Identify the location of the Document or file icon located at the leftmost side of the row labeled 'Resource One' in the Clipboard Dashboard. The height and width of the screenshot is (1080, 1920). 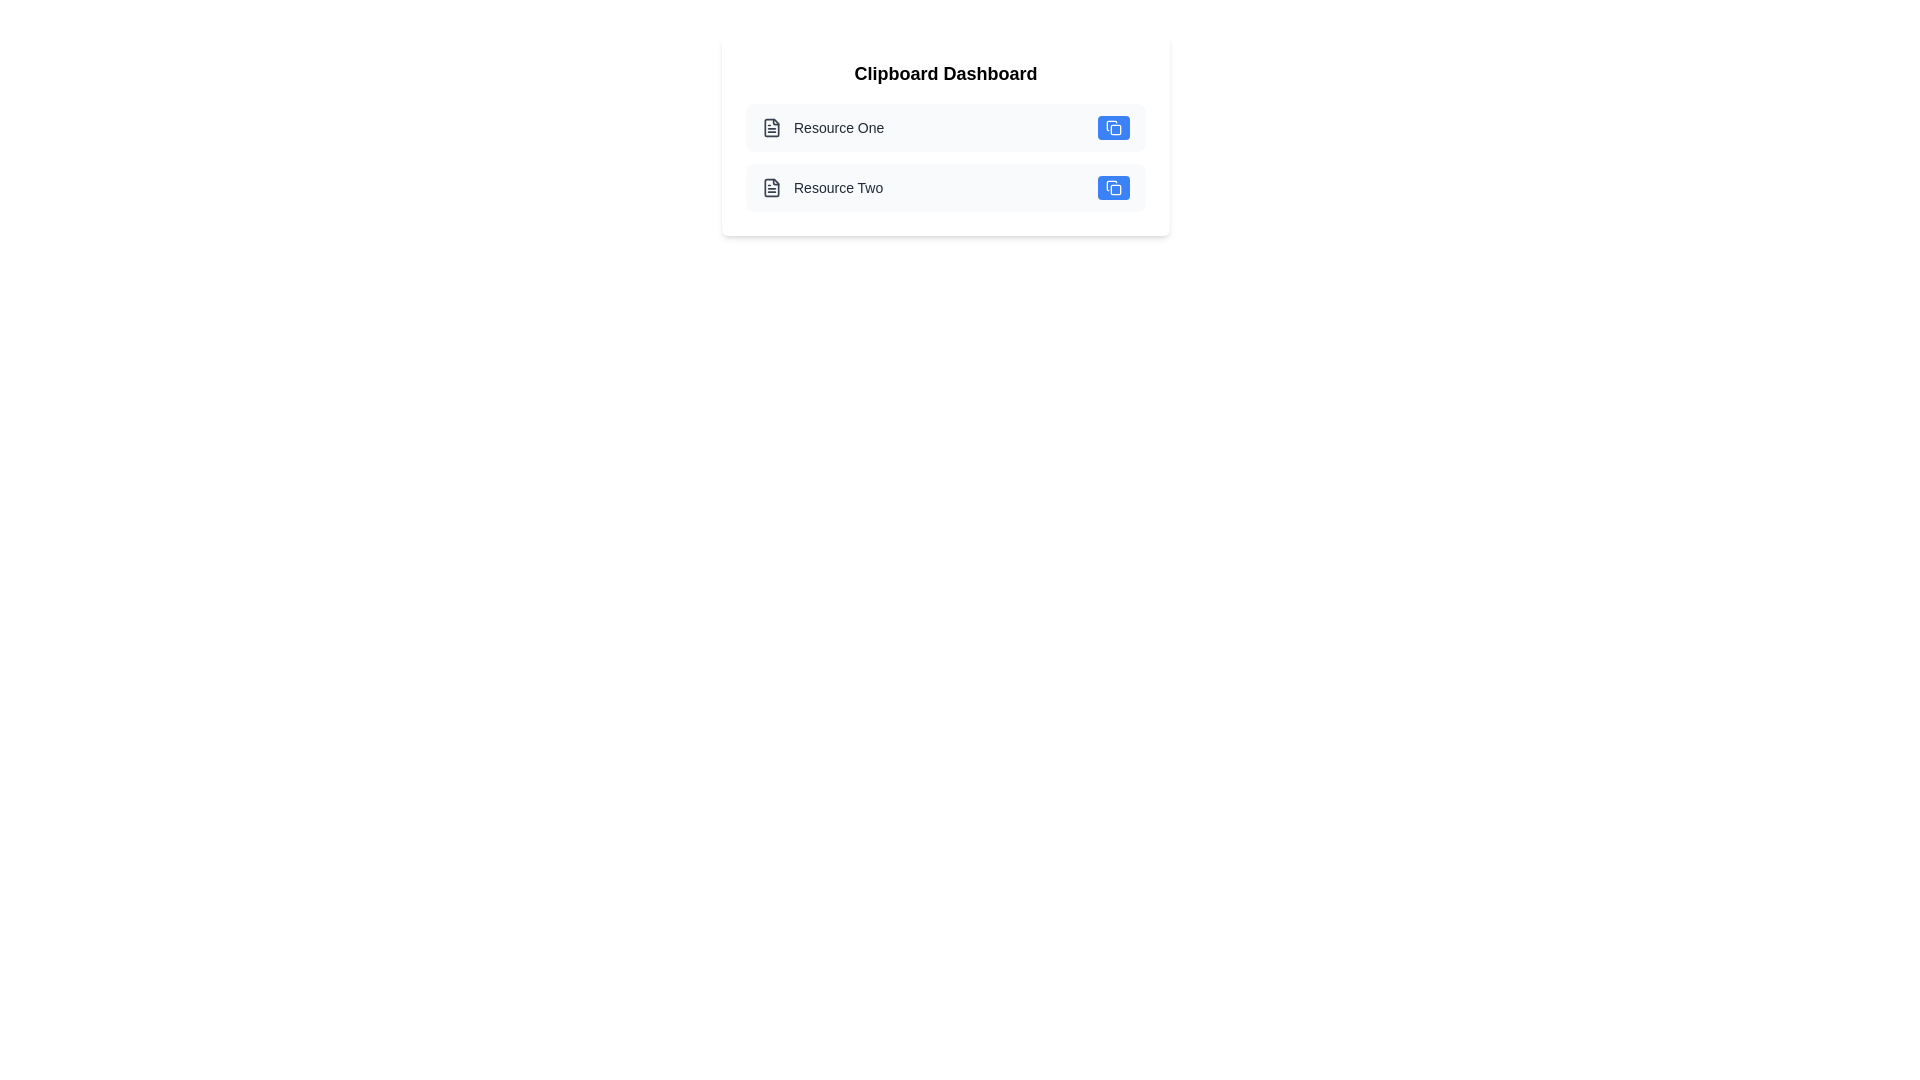
(771, 127).